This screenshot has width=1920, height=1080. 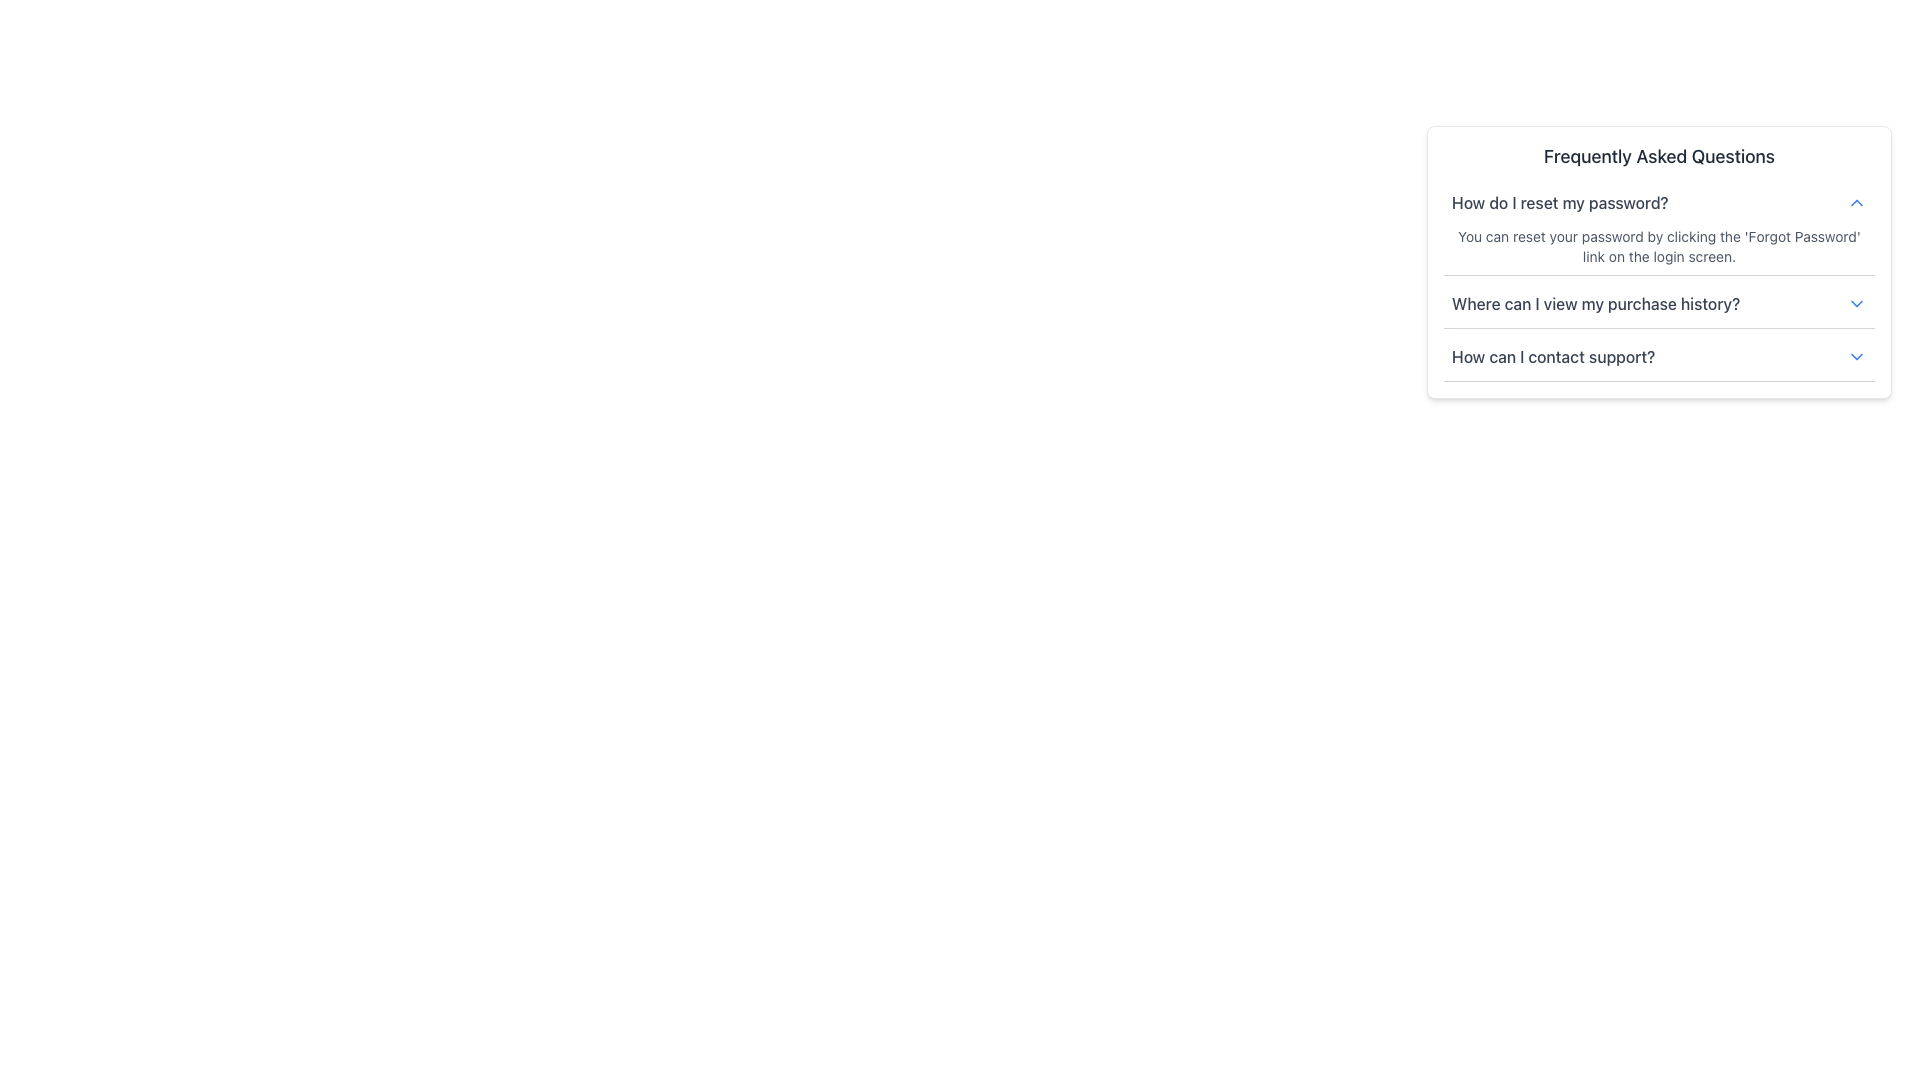 I want to click on the blue chevron-shaped icon located to the right of the text 'Where can I view my purchase history?', so click(x=1856, y=304).